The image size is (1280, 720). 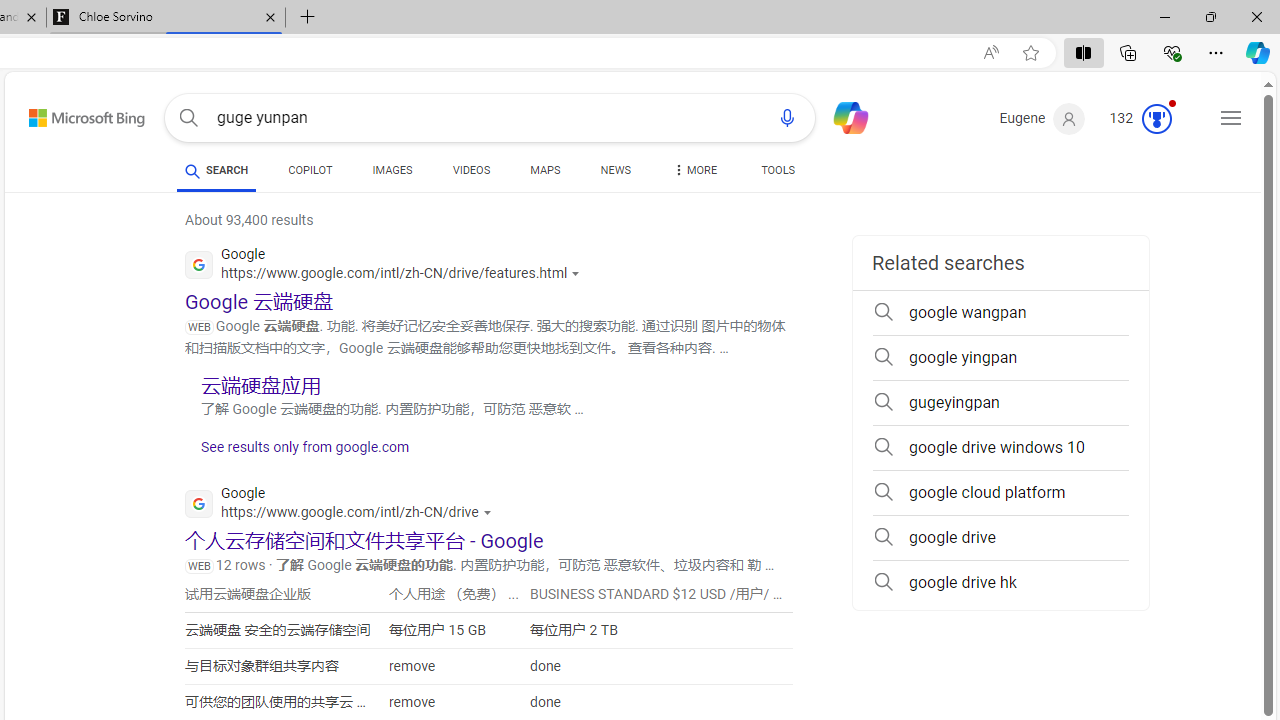 What do you see at coordinates (1031, 52) in the screenshot?
I see `'Add this page to favorites (Ctrl+D)'` at bounding box center [1031, 52].